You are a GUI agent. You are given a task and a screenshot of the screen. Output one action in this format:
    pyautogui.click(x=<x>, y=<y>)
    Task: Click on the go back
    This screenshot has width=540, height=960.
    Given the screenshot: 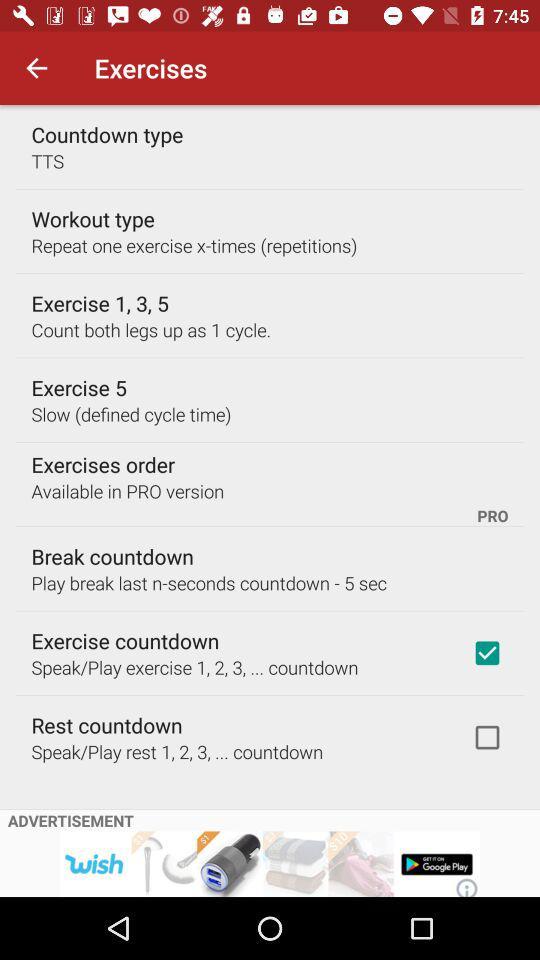 What is the action you would take?
    pyautogui.click(x=209, y=64)
    